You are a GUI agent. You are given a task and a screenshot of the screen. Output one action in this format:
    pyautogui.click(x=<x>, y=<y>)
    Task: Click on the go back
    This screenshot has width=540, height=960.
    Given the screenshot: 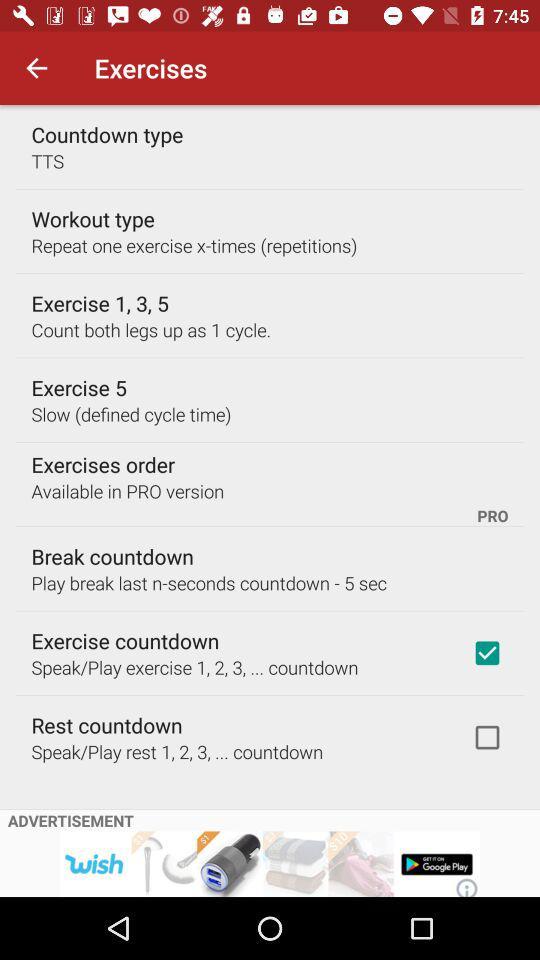 What is the action you would take?
    pyautogui.click(x=209, y=64)
    